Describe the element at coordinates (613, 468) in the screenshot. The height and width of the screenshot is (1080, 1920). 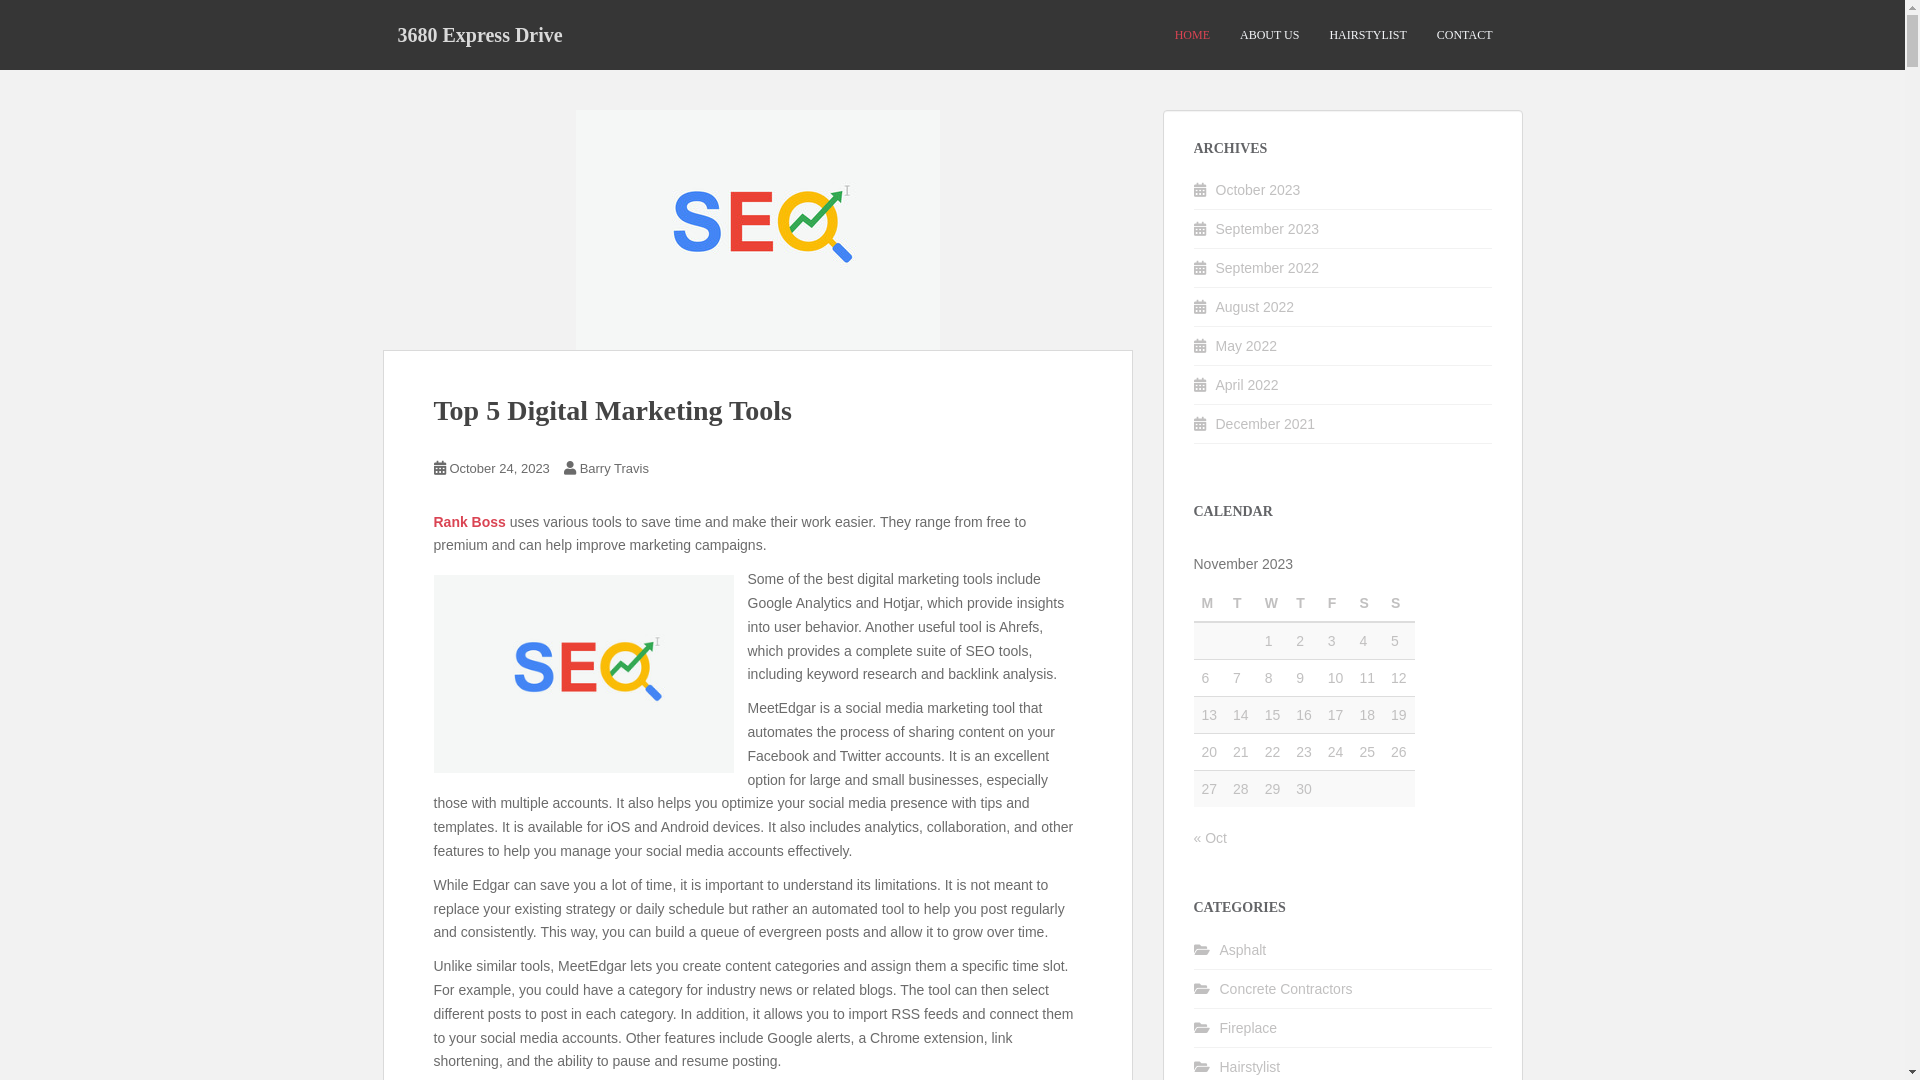
I see `'Barry Travis'` at that location.